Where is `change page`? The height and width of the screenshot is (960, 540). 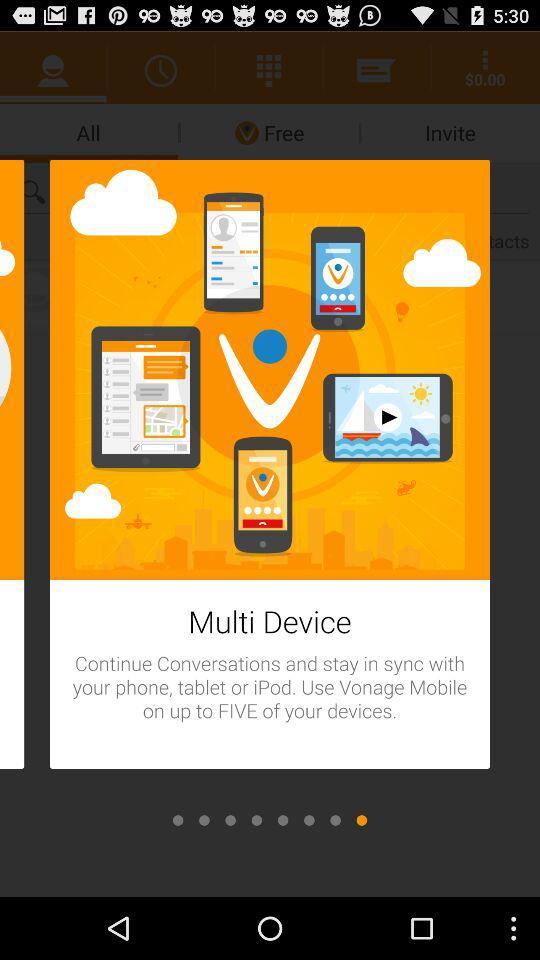 change page is located at coordinates (229, 820).